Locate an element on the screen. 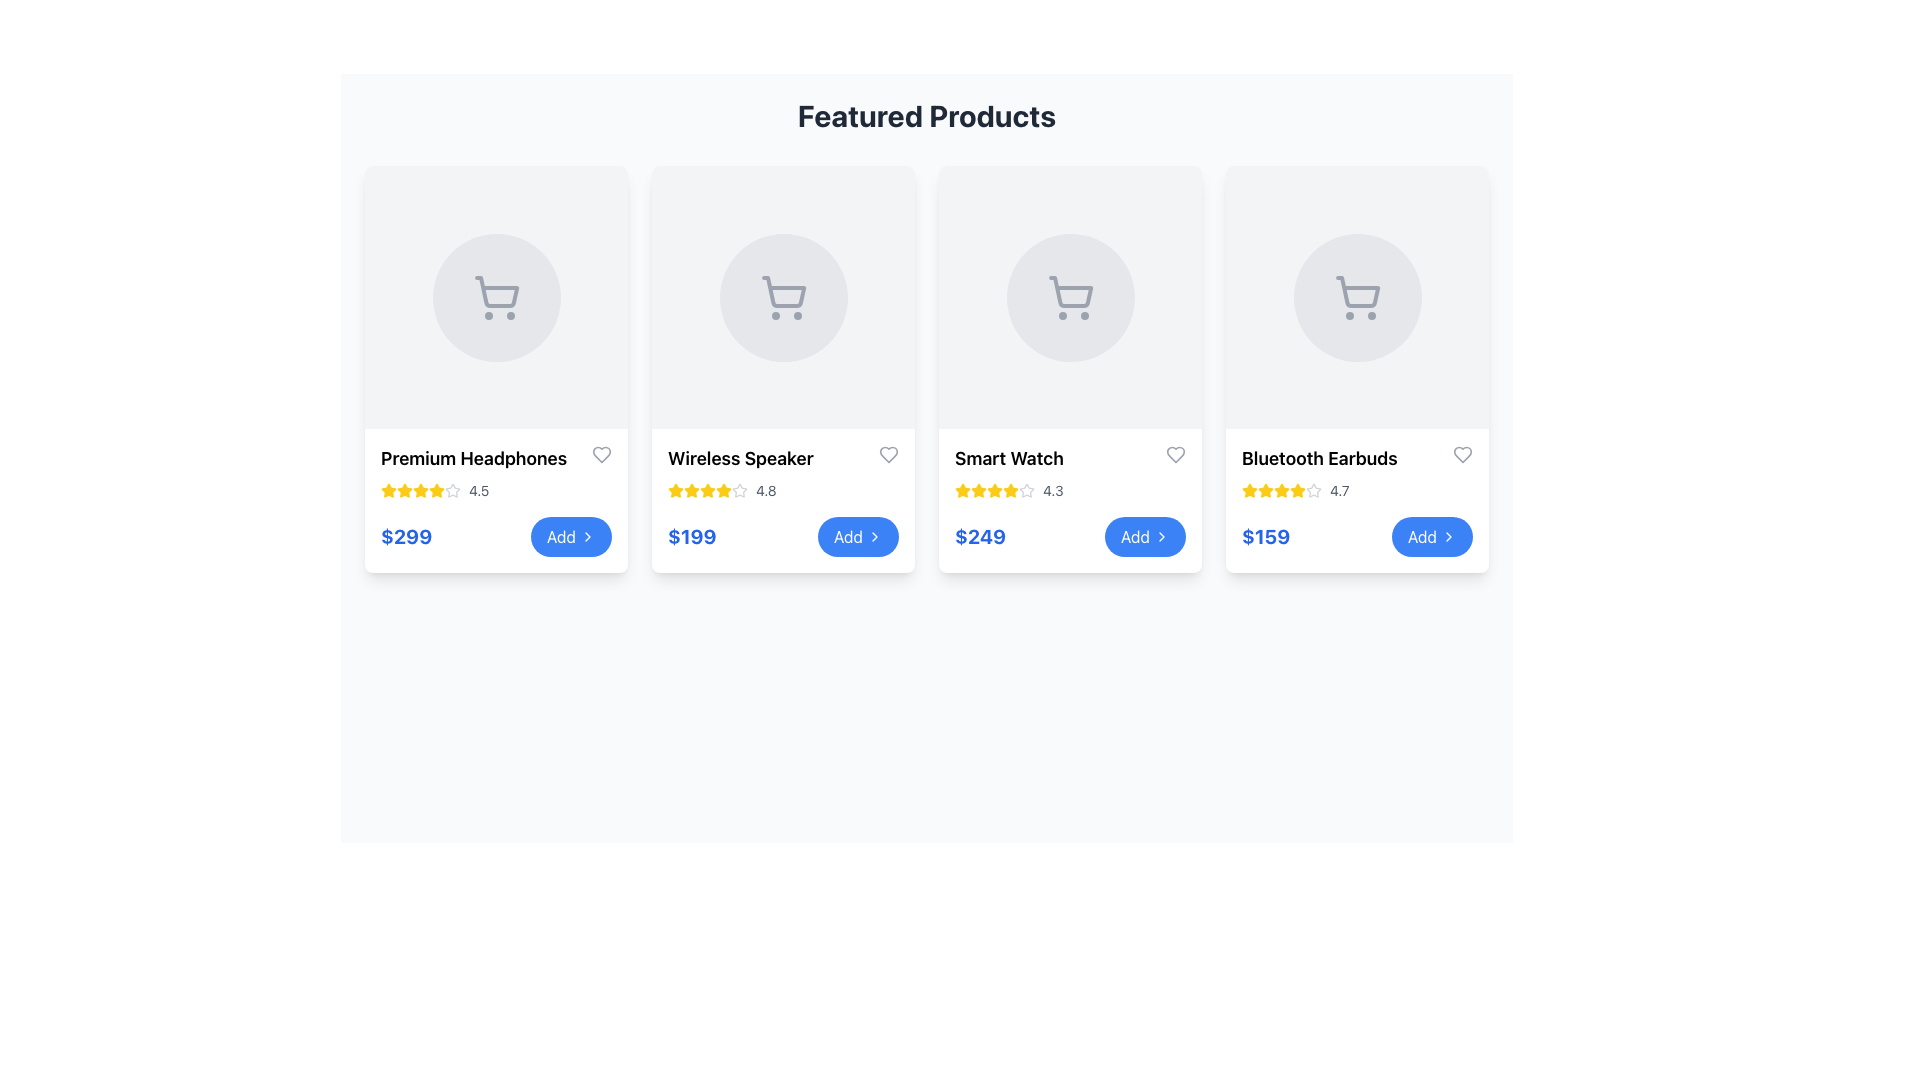 Image resolution: width=1920 pixels, height=1080 pixels. the static text displaying '$199' in bold, extra-large font styled in blue, located under the 'Wireless Speaker' product information is located at coordinates (692, 535).